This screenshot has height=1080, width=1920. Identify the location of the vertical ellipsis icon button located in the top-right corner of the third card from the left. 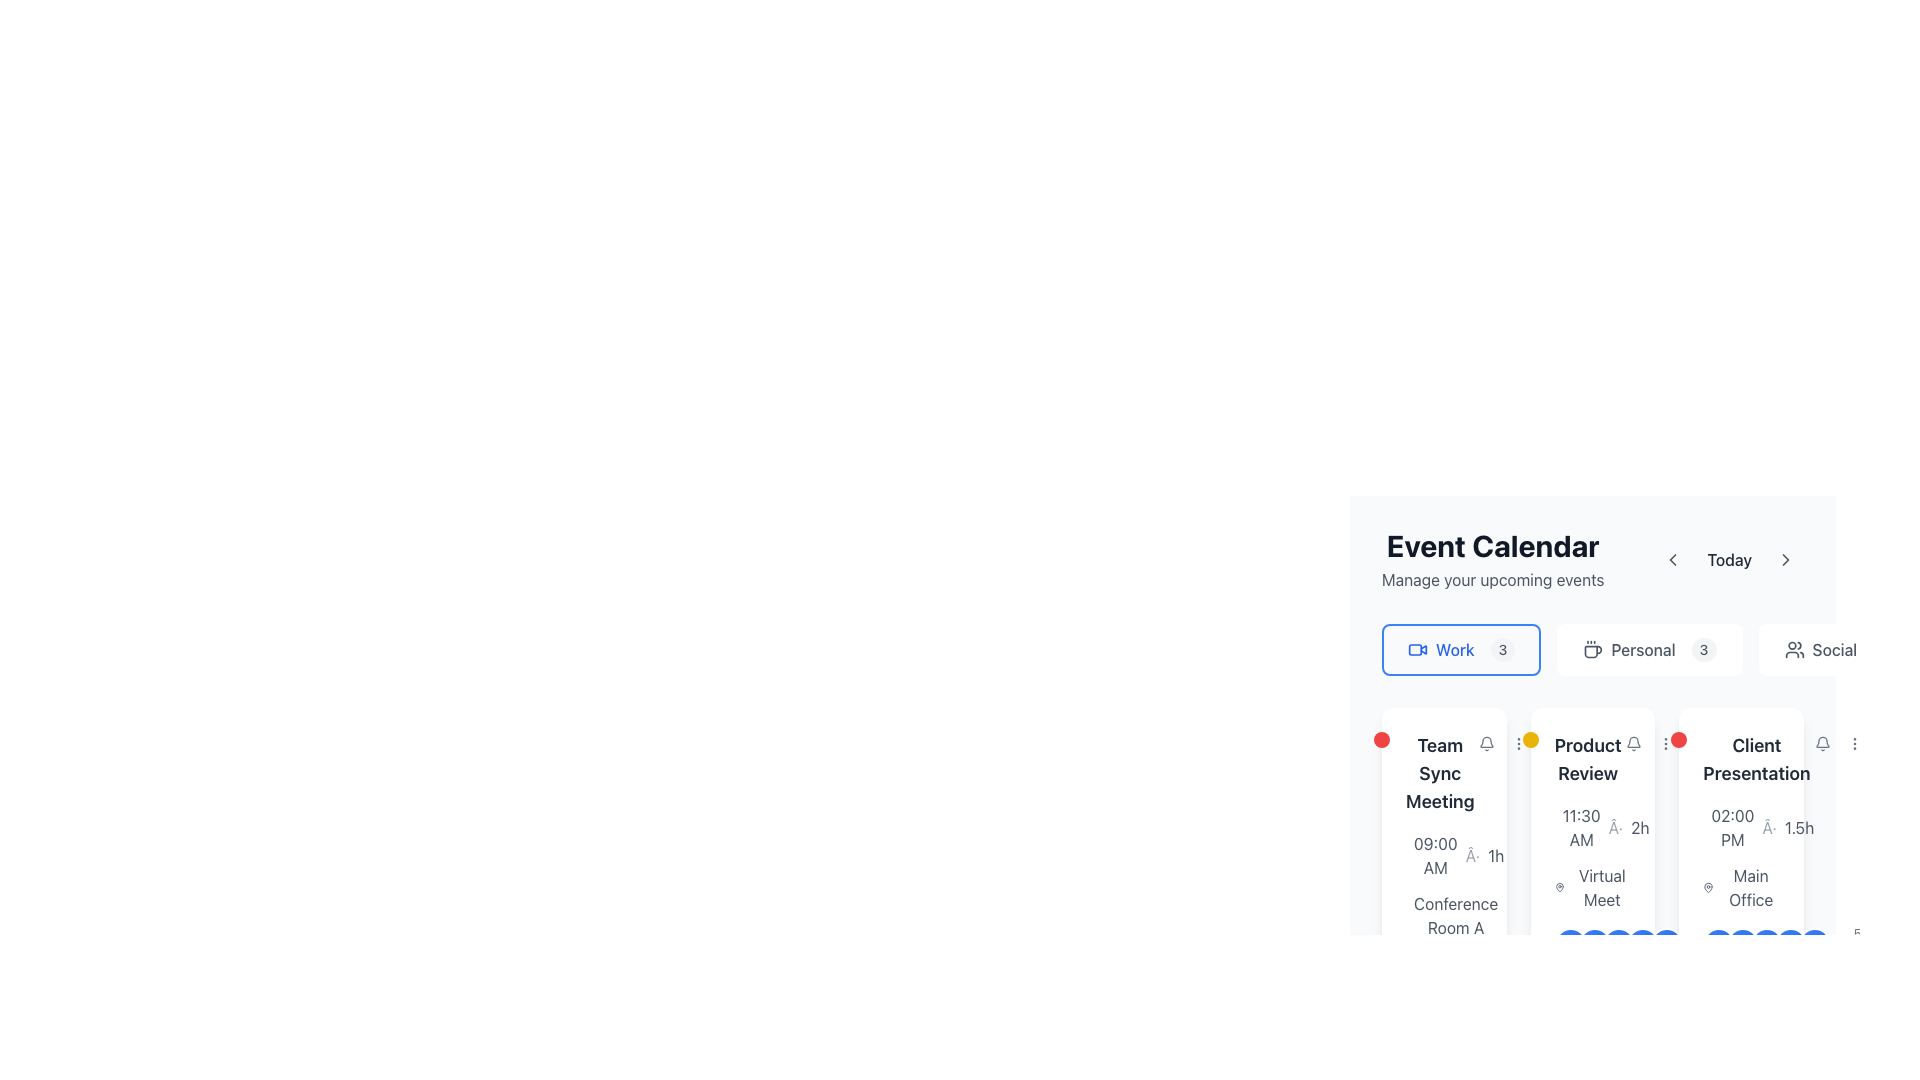
(1665, 744).